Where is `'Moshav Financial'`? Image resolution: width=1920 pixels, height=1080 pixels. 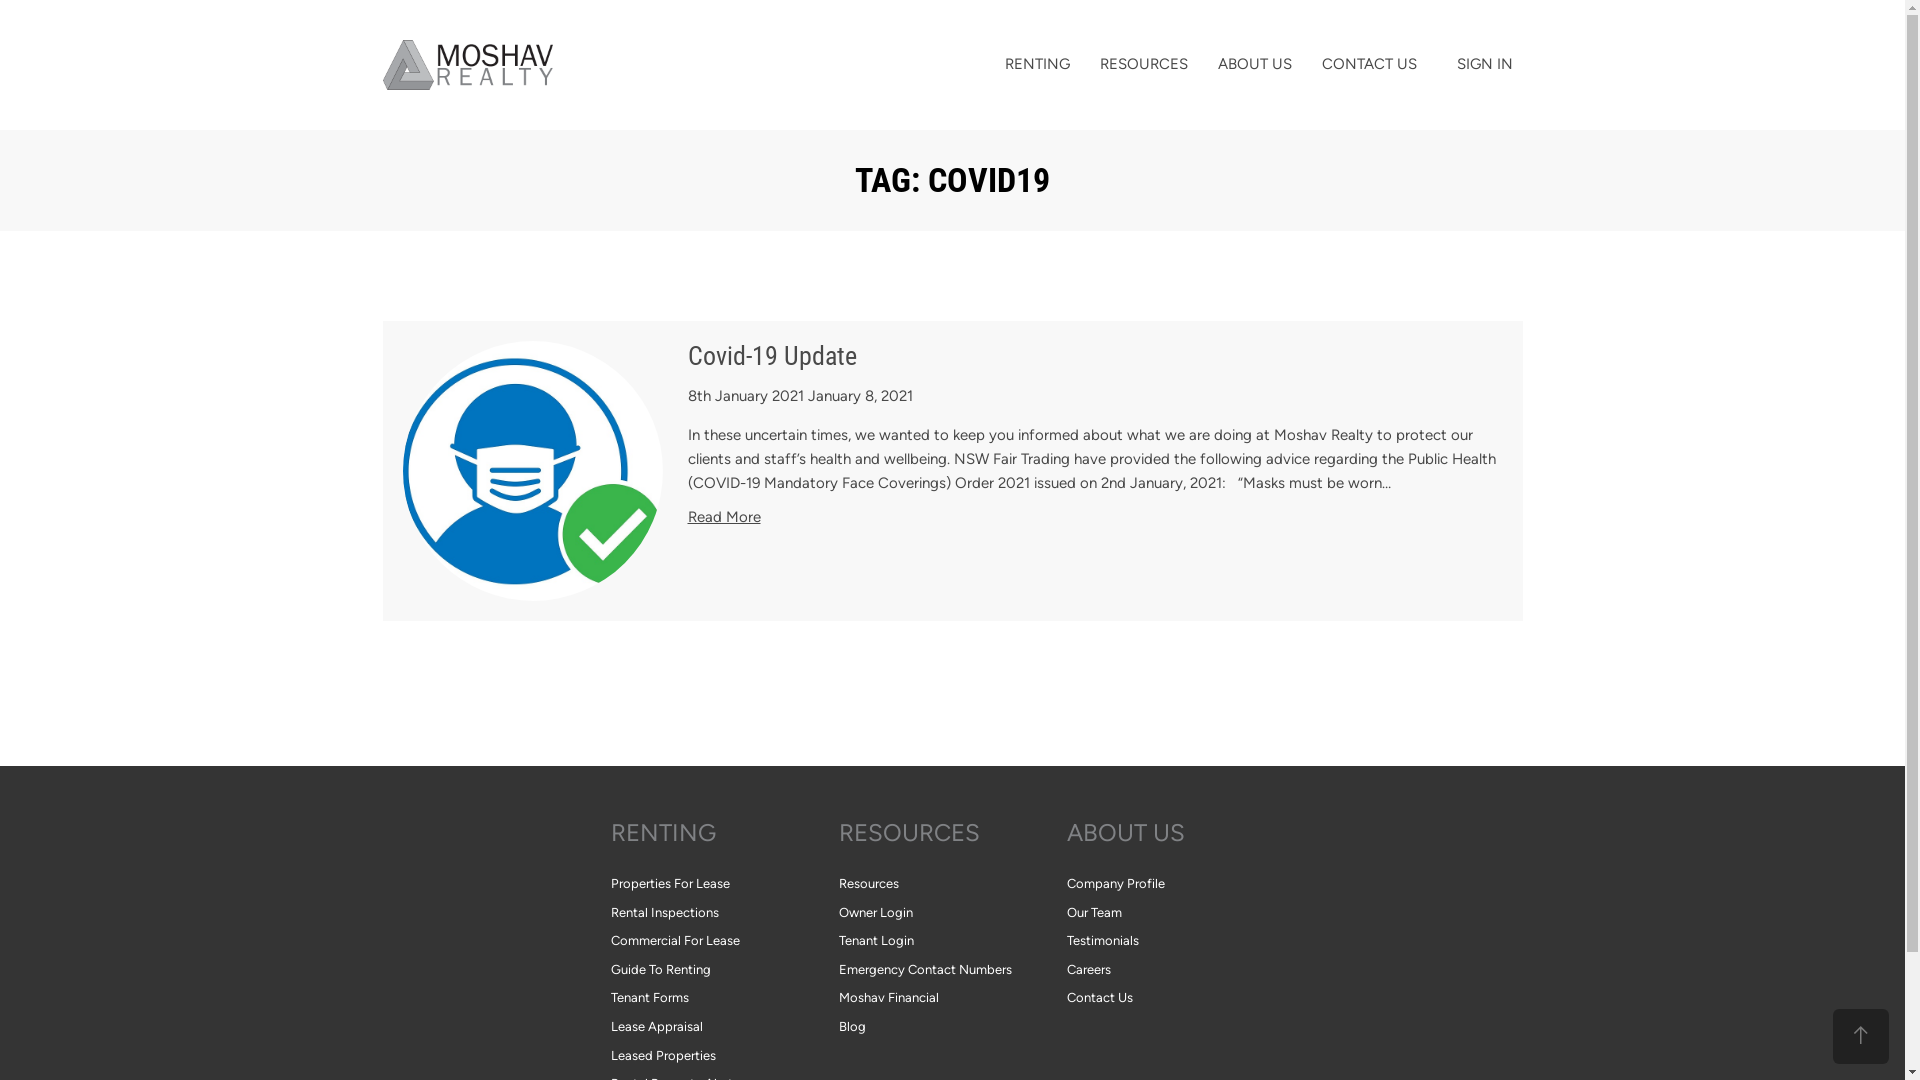 'Moshav Financial' is located at coordinates (950, 998).